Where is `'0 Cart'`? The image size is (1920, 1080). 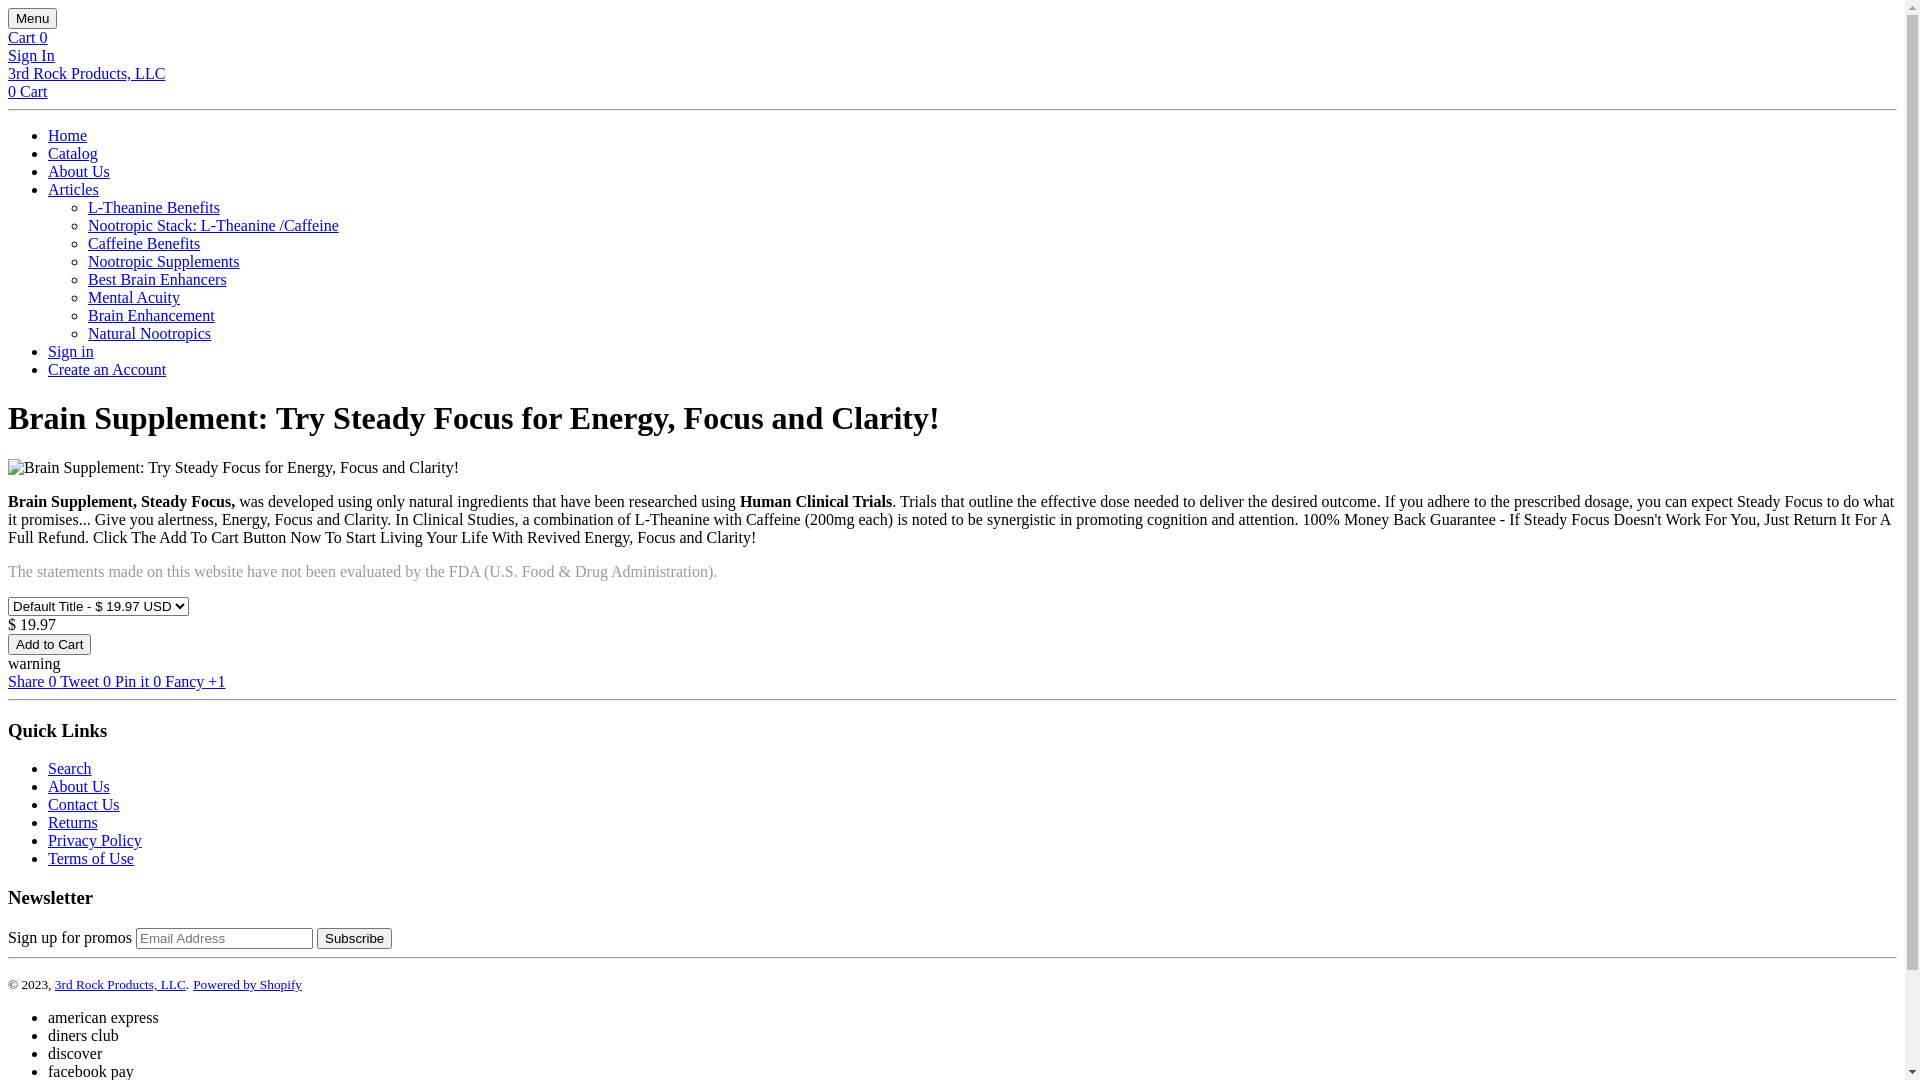 '0 Cart' is located at coordinates (28, 91).